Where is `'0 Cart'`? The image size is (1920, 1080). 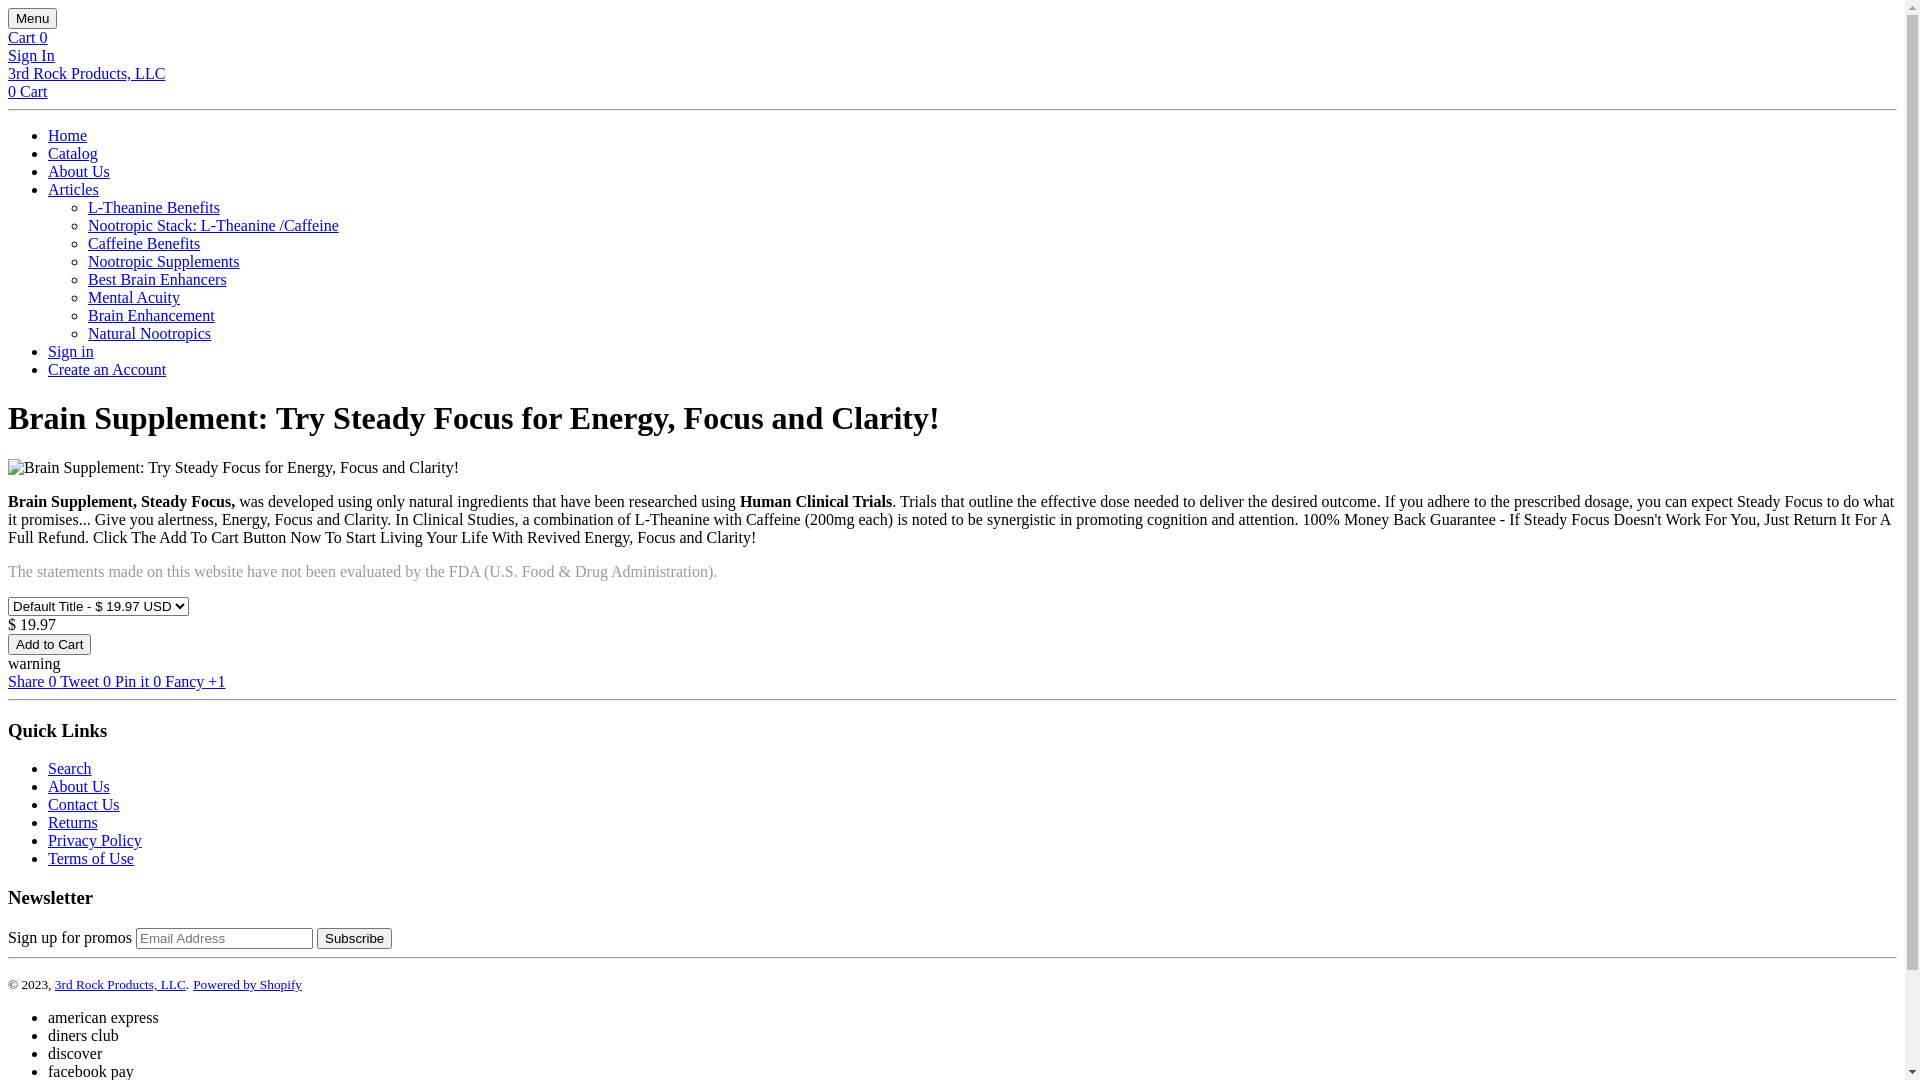 '0 Cart' is located at coordinates (28, 91).